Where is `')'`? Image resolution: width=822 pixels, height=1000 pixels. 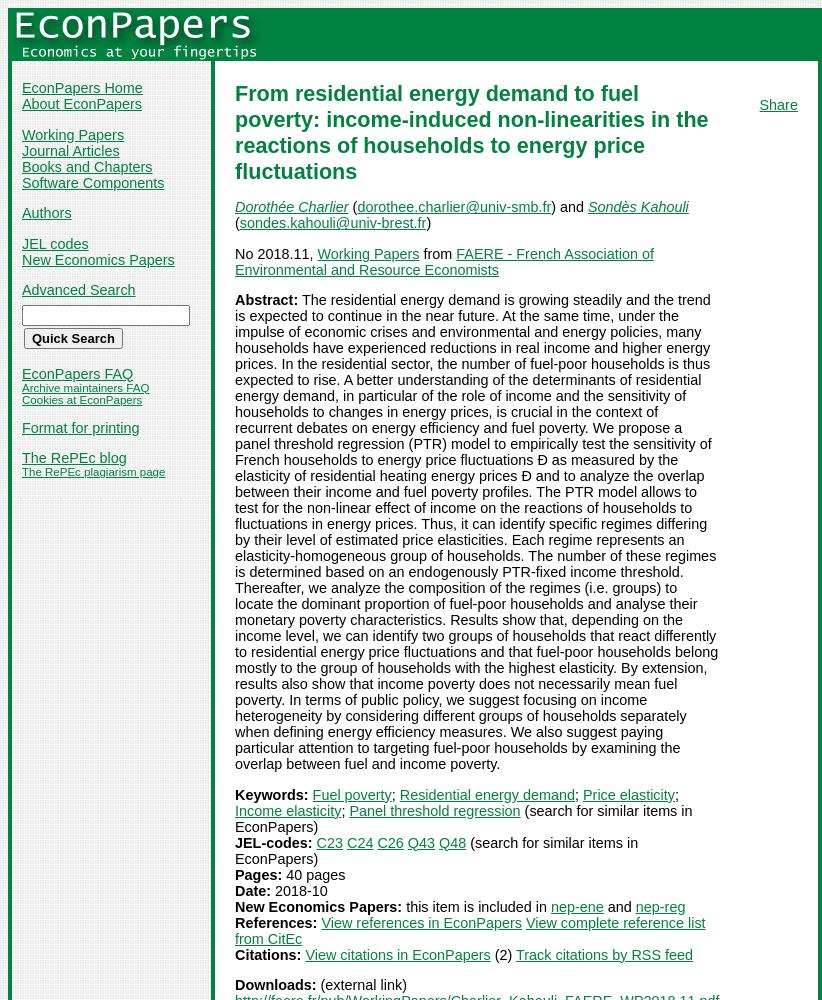 ')' is located at coordinates (424, 222).